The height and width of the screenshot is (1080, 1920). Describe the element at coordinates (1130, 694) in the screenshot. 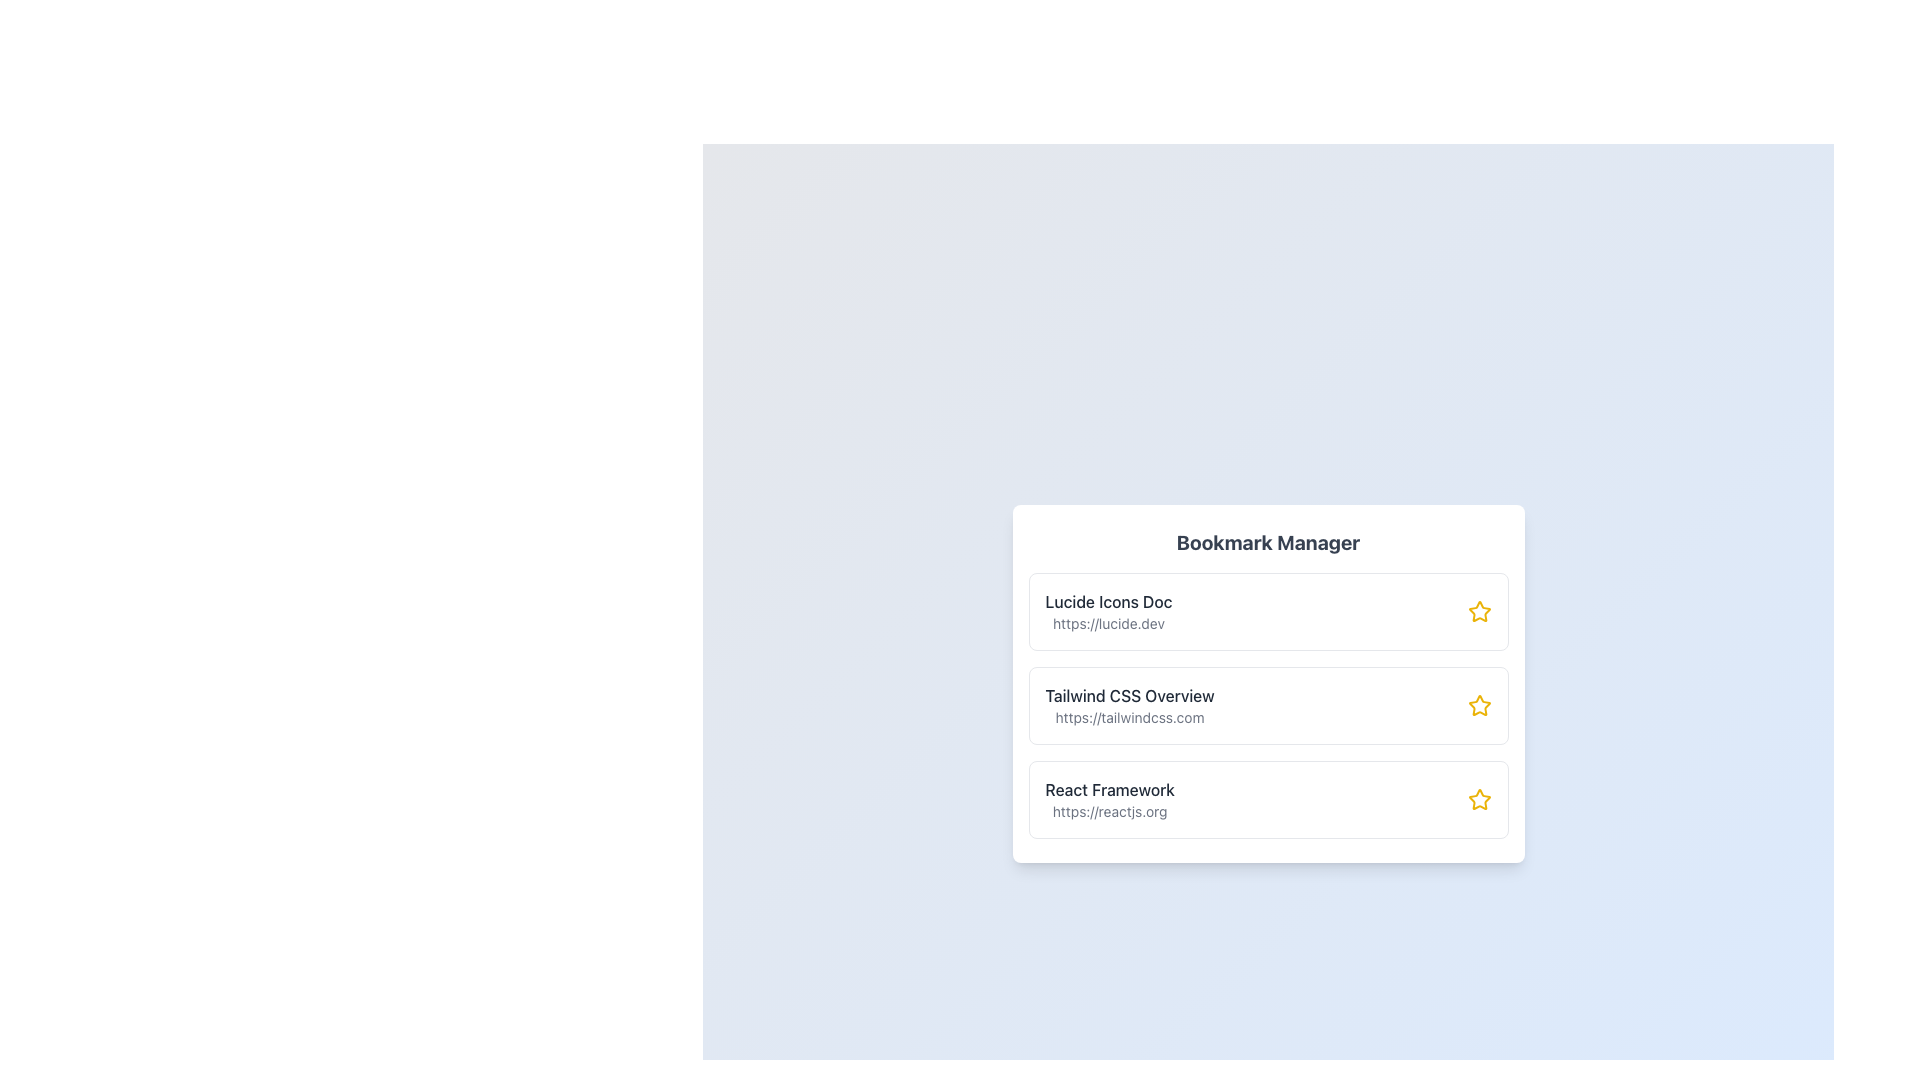

I see `the bold dark gray text label displaying 'Tailwind CSS Overview' in the Bookmark Manager interface, positioned above the link 'https://tailwindcss.com'` at that location.